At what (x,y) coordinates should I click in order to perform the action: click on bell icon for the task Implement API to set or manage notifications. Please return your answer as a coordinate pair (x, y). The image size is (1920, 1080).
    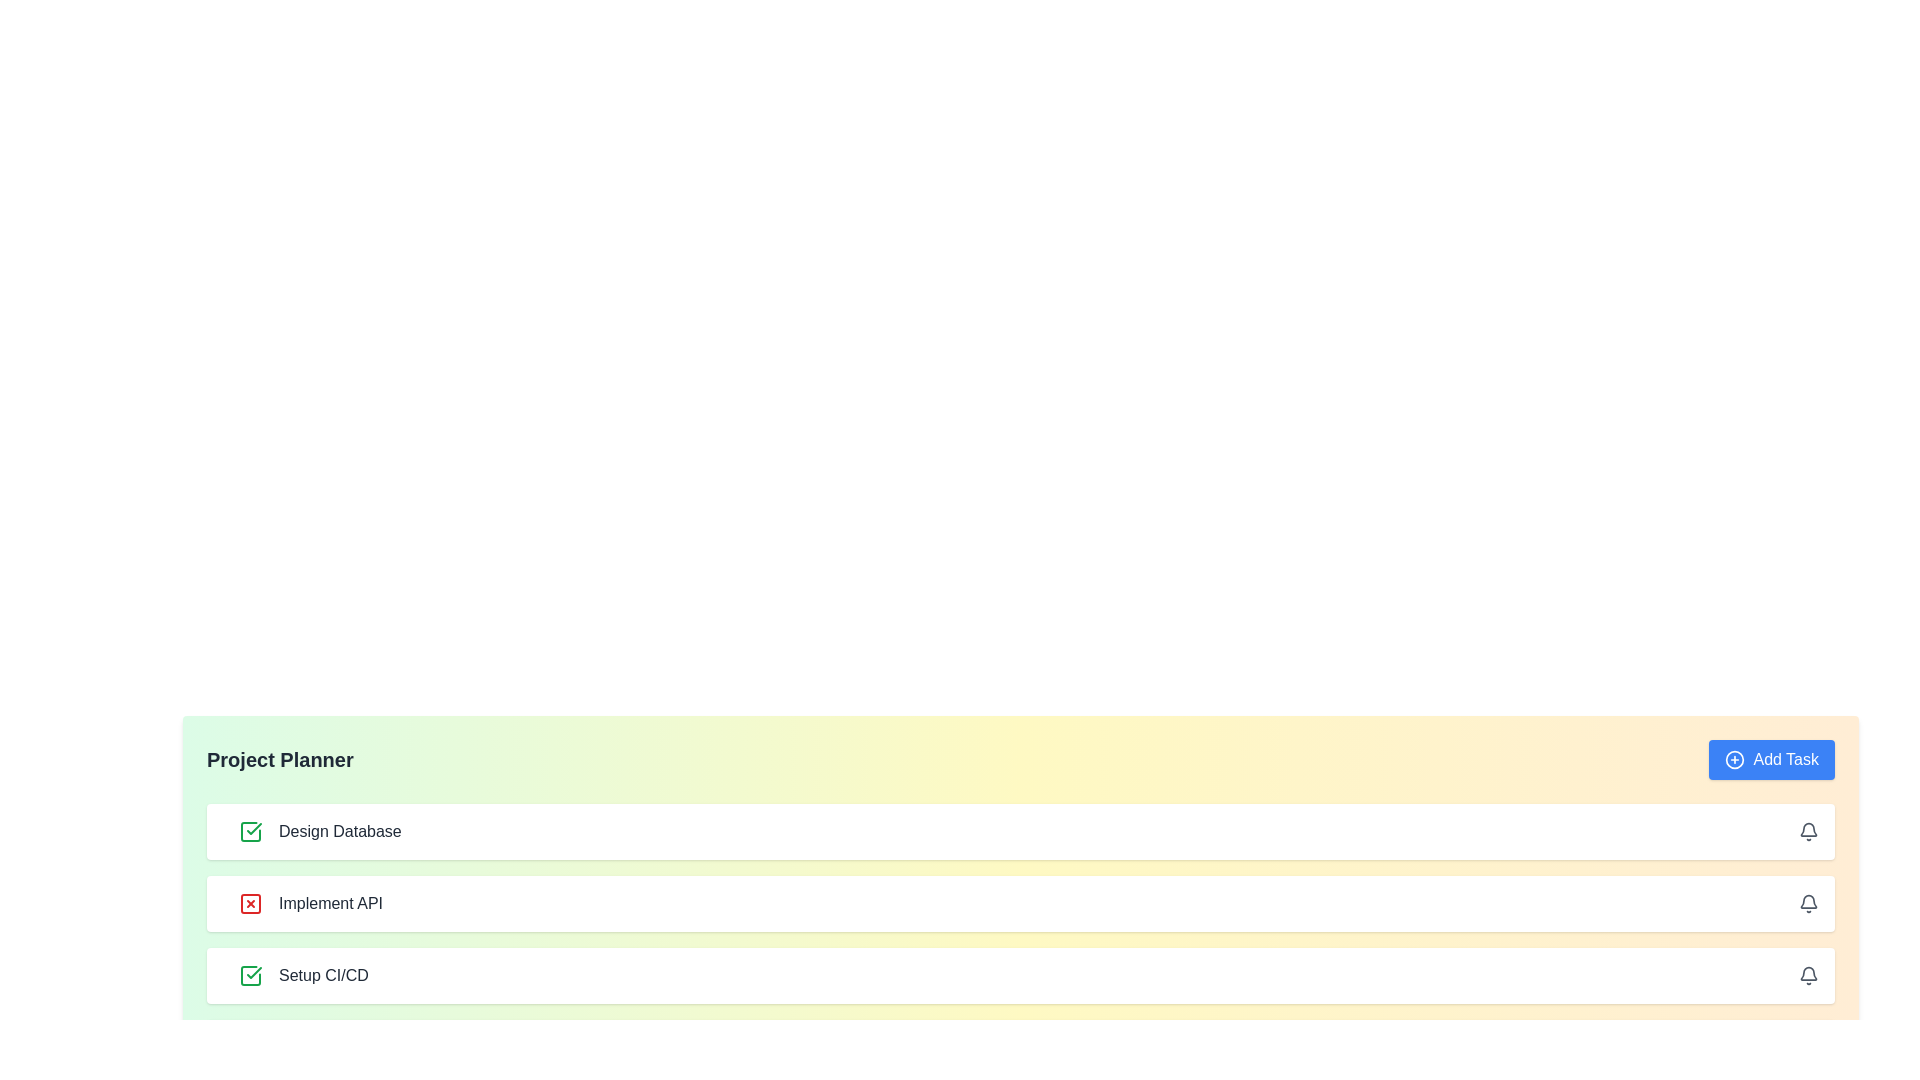
    Looking at the image, I should click on (1809, 903).